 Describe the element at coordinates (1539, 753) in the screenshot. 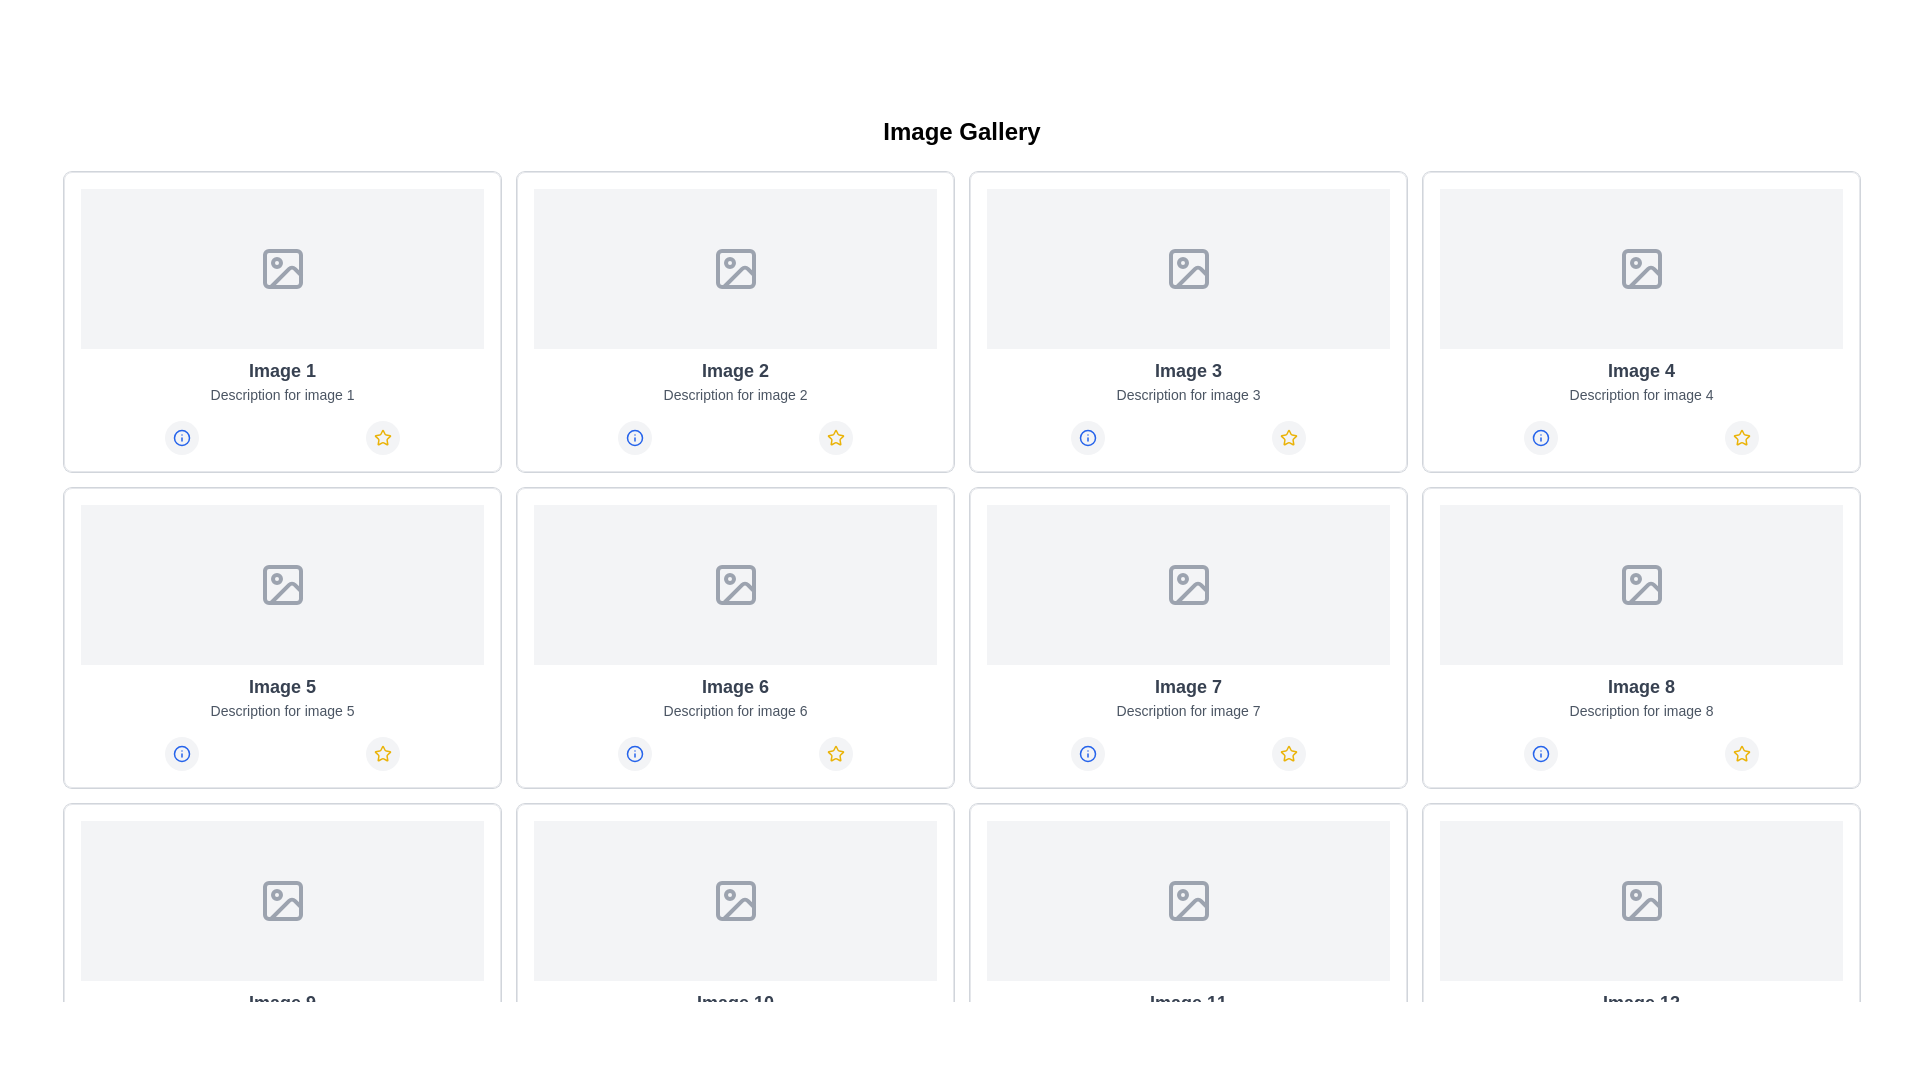

I see `the circular button with a light gray background and blue info icon located underneath the 'Image 8' title` at that location.